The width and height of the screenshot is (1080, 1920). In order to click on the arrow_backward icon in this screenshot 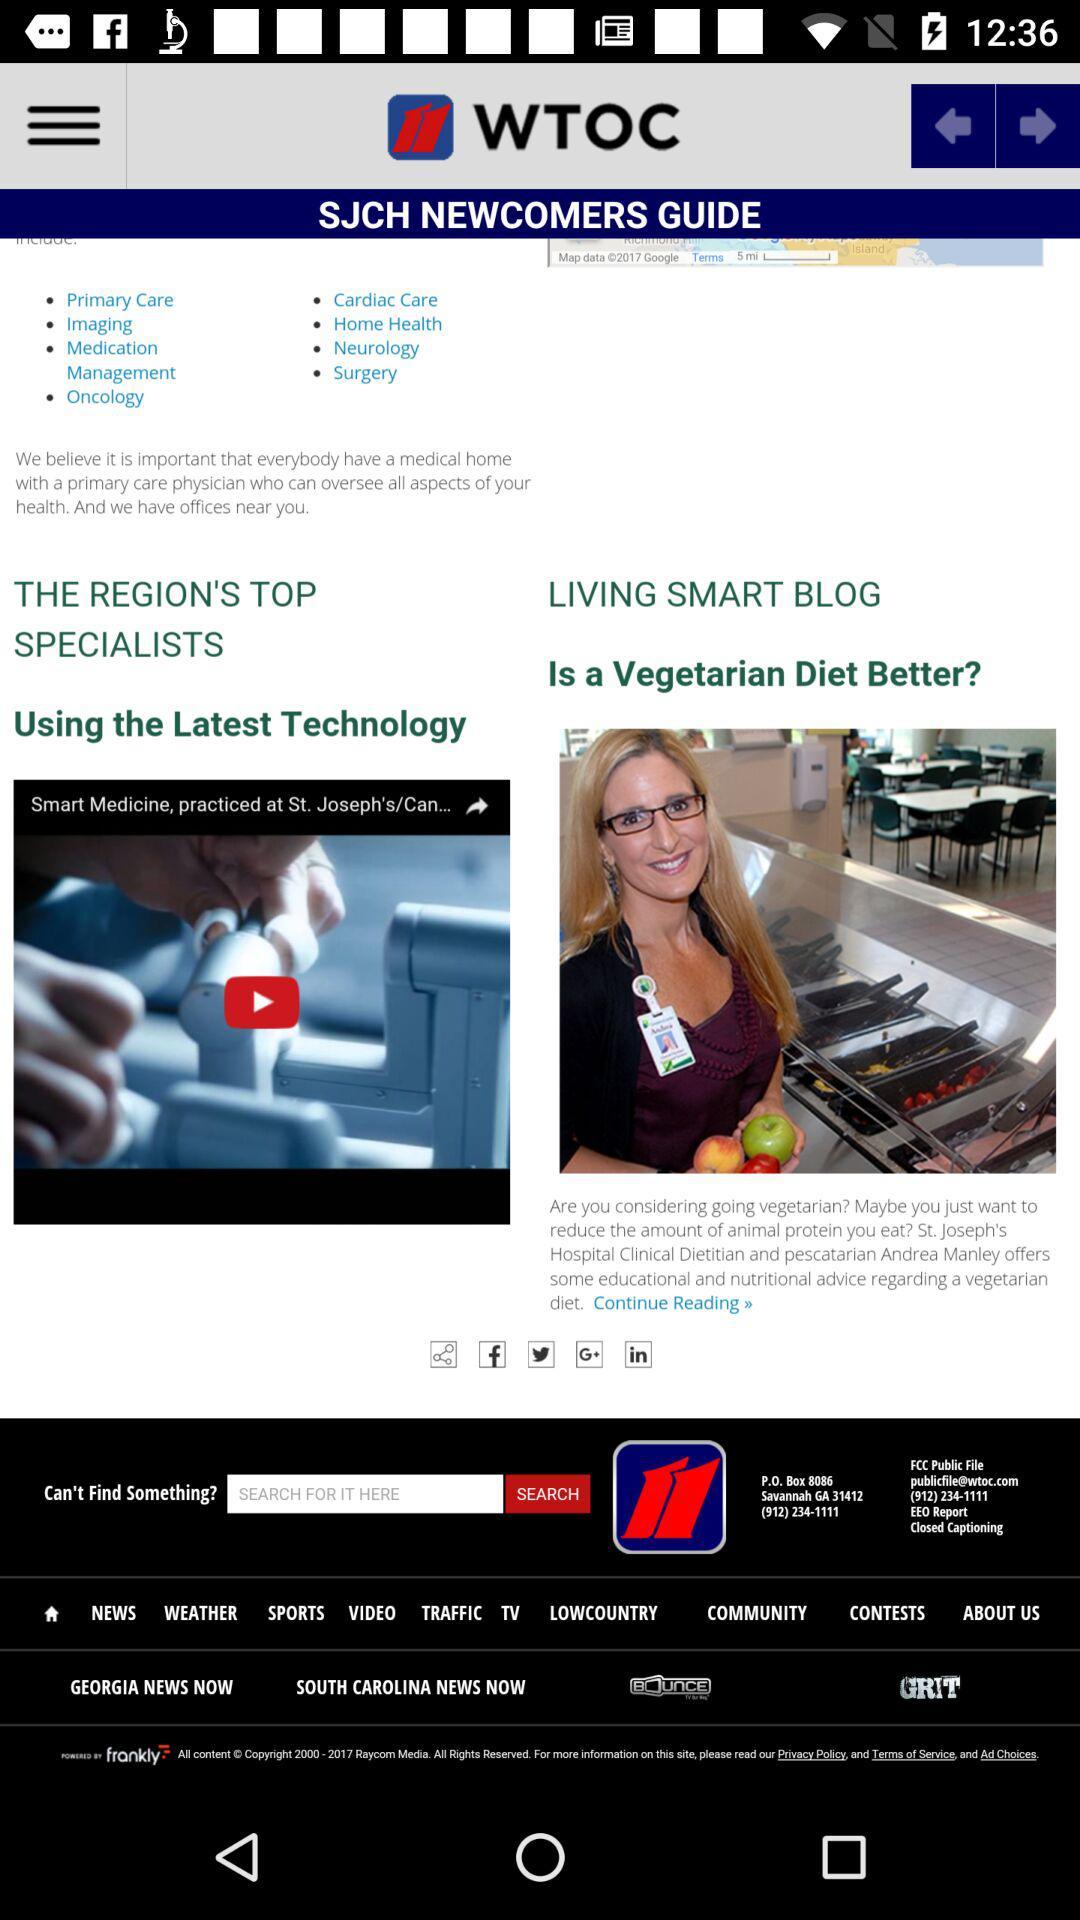, I will do `click(952, 124)`.